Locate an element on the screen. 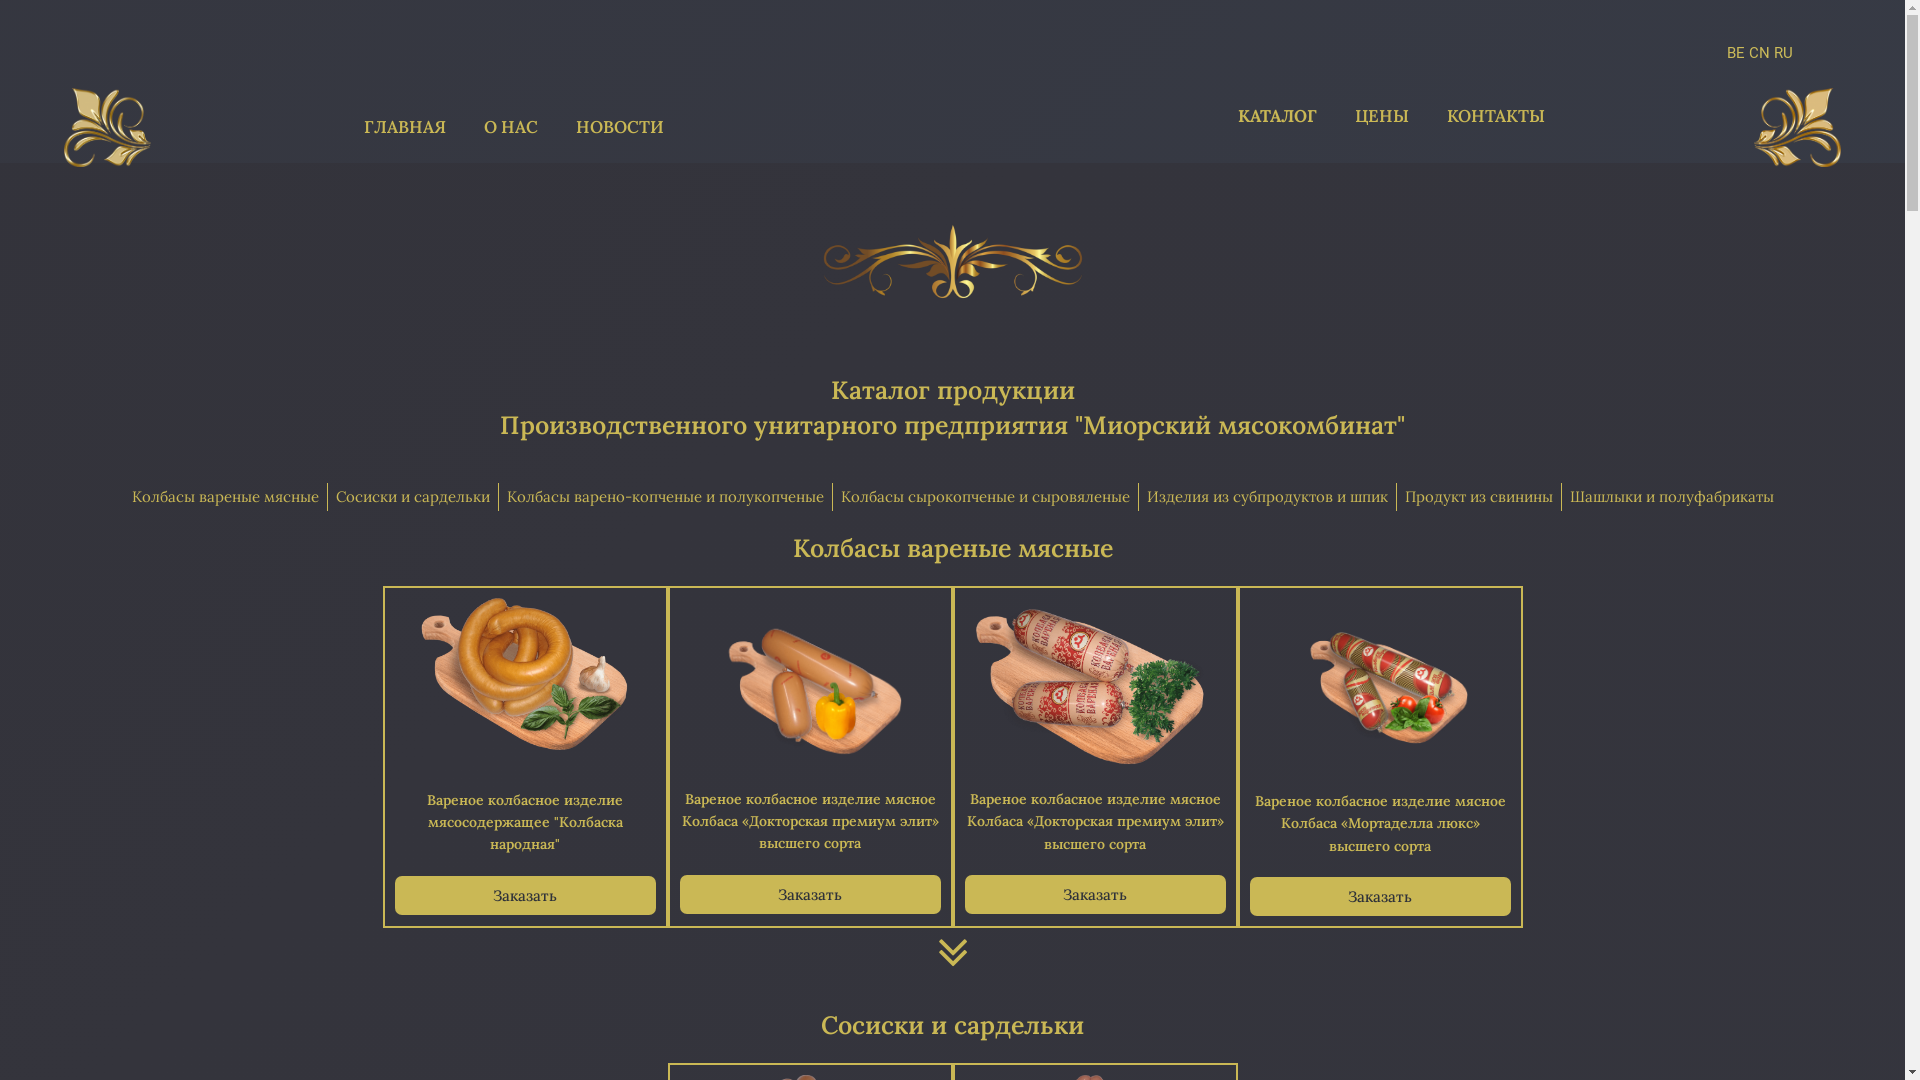 The height and width of the screenshot is (1080, 1920). 'RU' is located at coordinates (1783, 52).